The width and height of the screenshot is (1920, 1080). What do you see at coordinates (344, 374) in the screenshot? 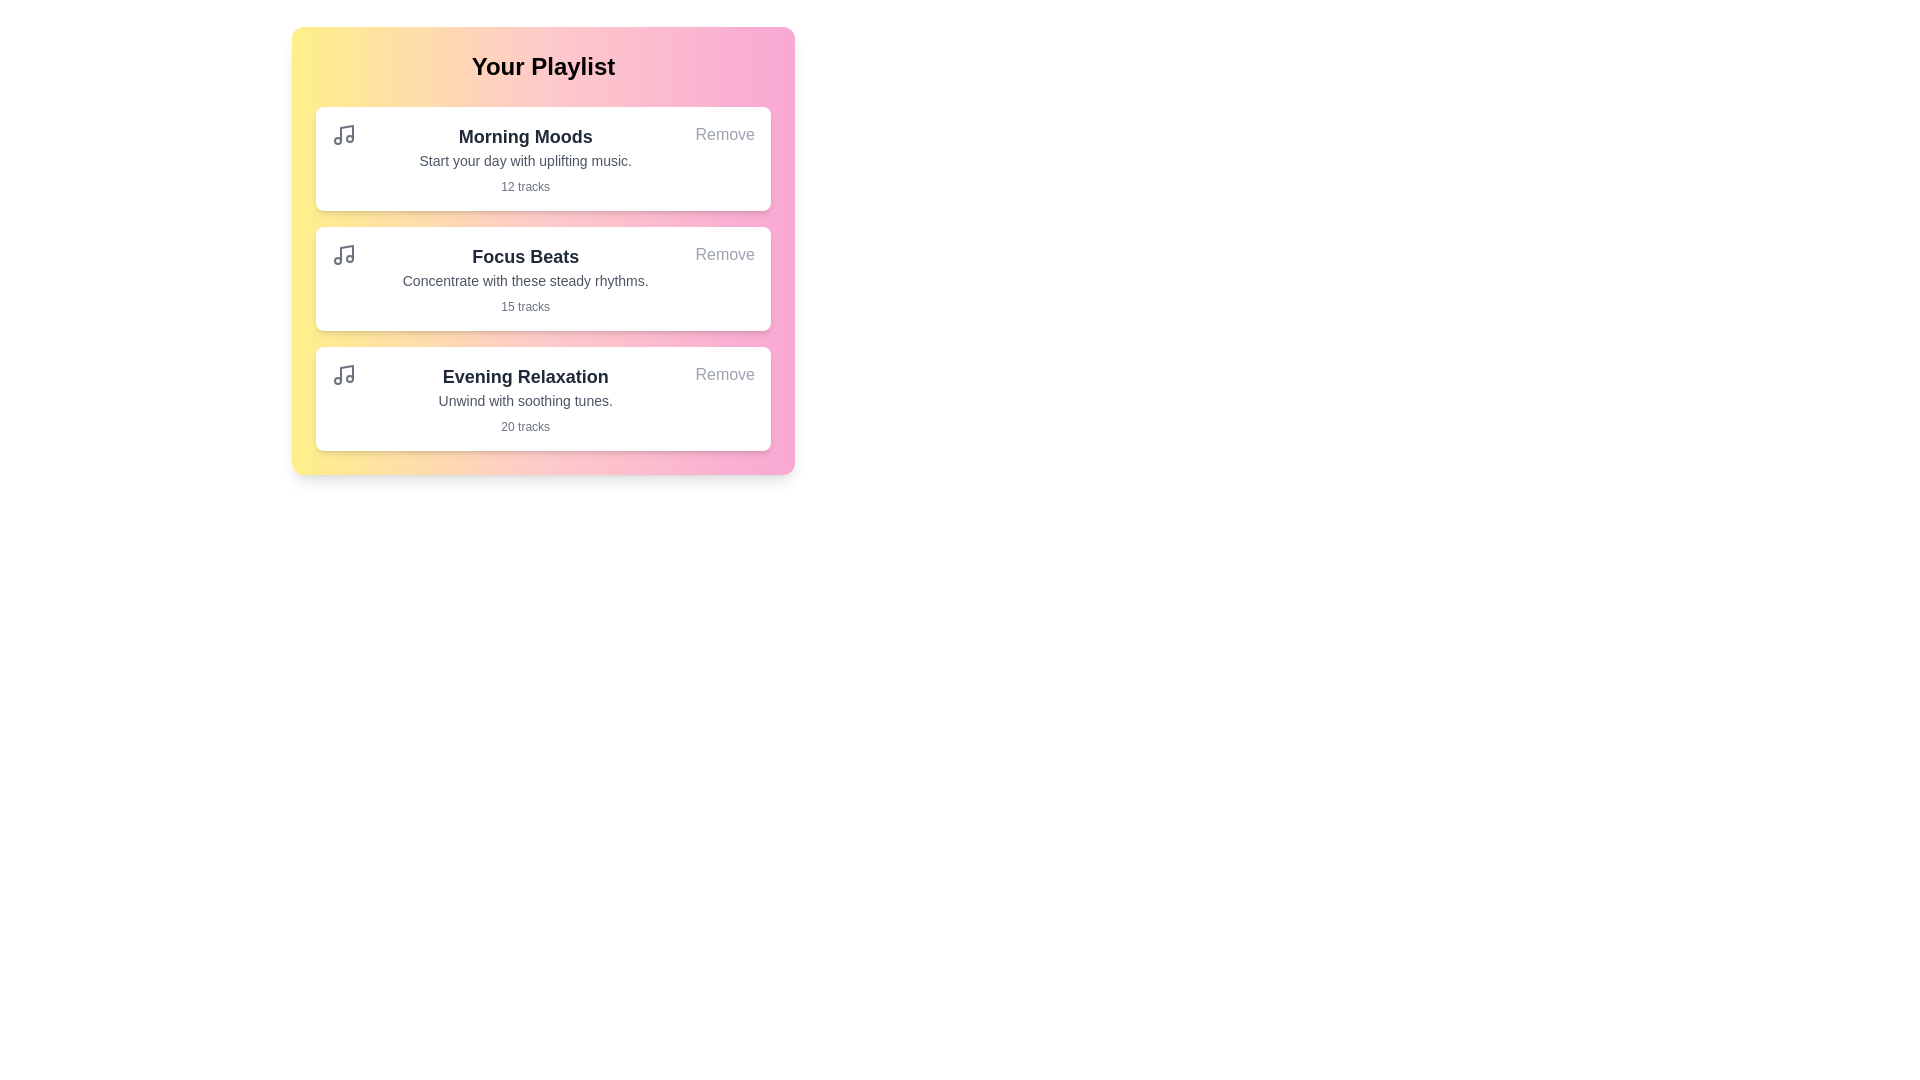
I see `the music icon for the playlist item Evening Relaxation` at bounding box center [344, 374].